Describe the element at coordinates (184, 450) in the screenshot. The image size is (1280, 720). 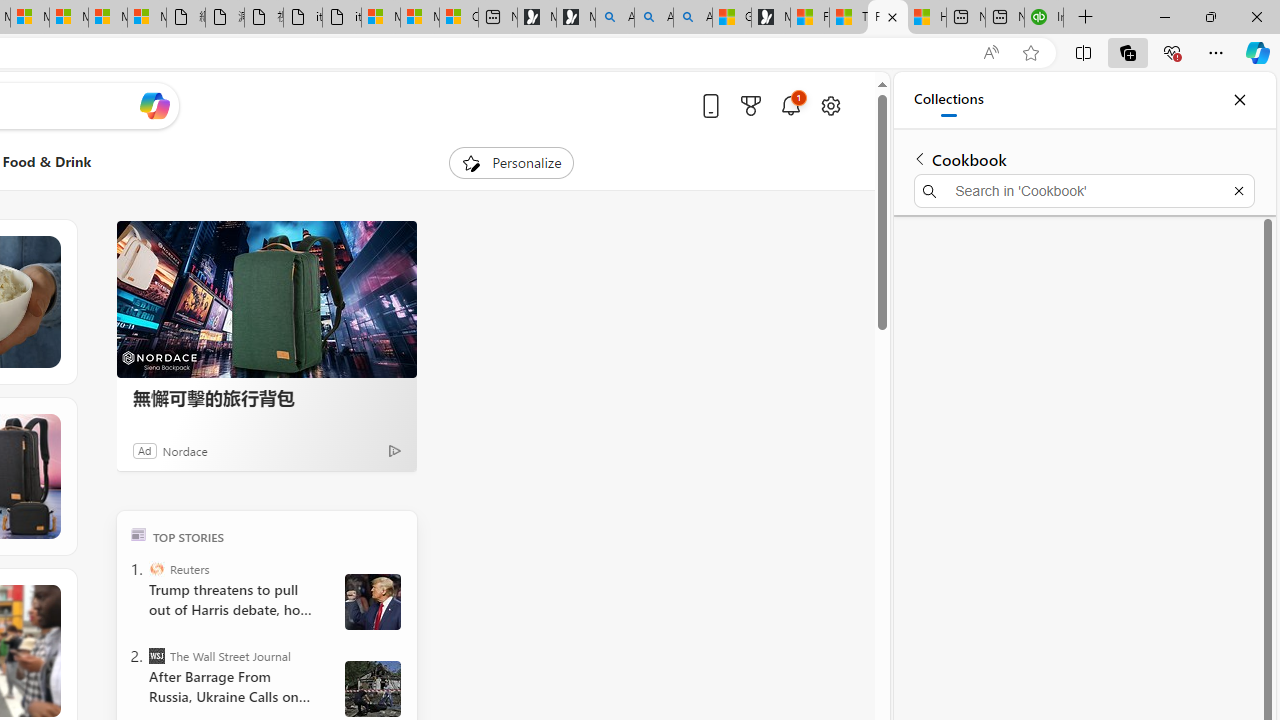
I see `'Nordace'` at that location.